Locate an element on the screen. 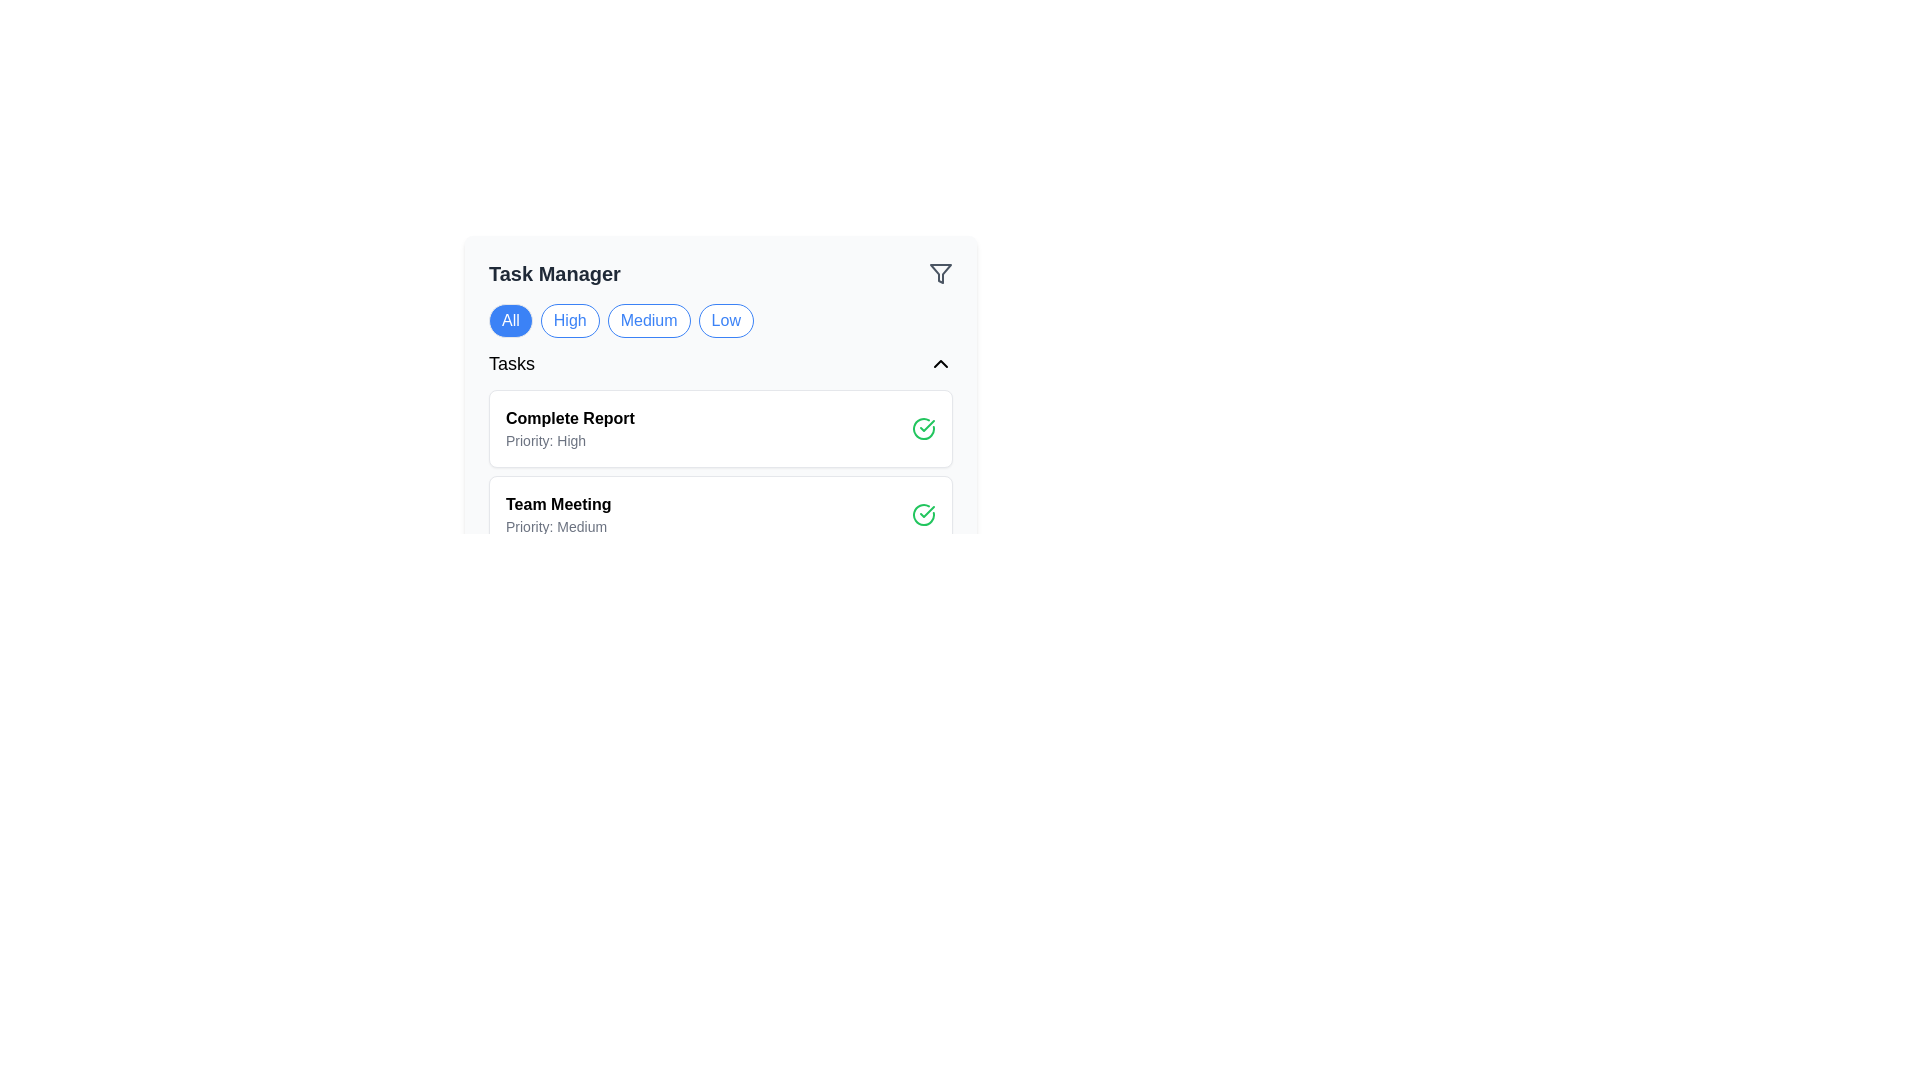 The image size is (1920, 1080). the 'Complete Report' task card, which is the first card in the 'Tasks' section is located at coordinates (720, 450).